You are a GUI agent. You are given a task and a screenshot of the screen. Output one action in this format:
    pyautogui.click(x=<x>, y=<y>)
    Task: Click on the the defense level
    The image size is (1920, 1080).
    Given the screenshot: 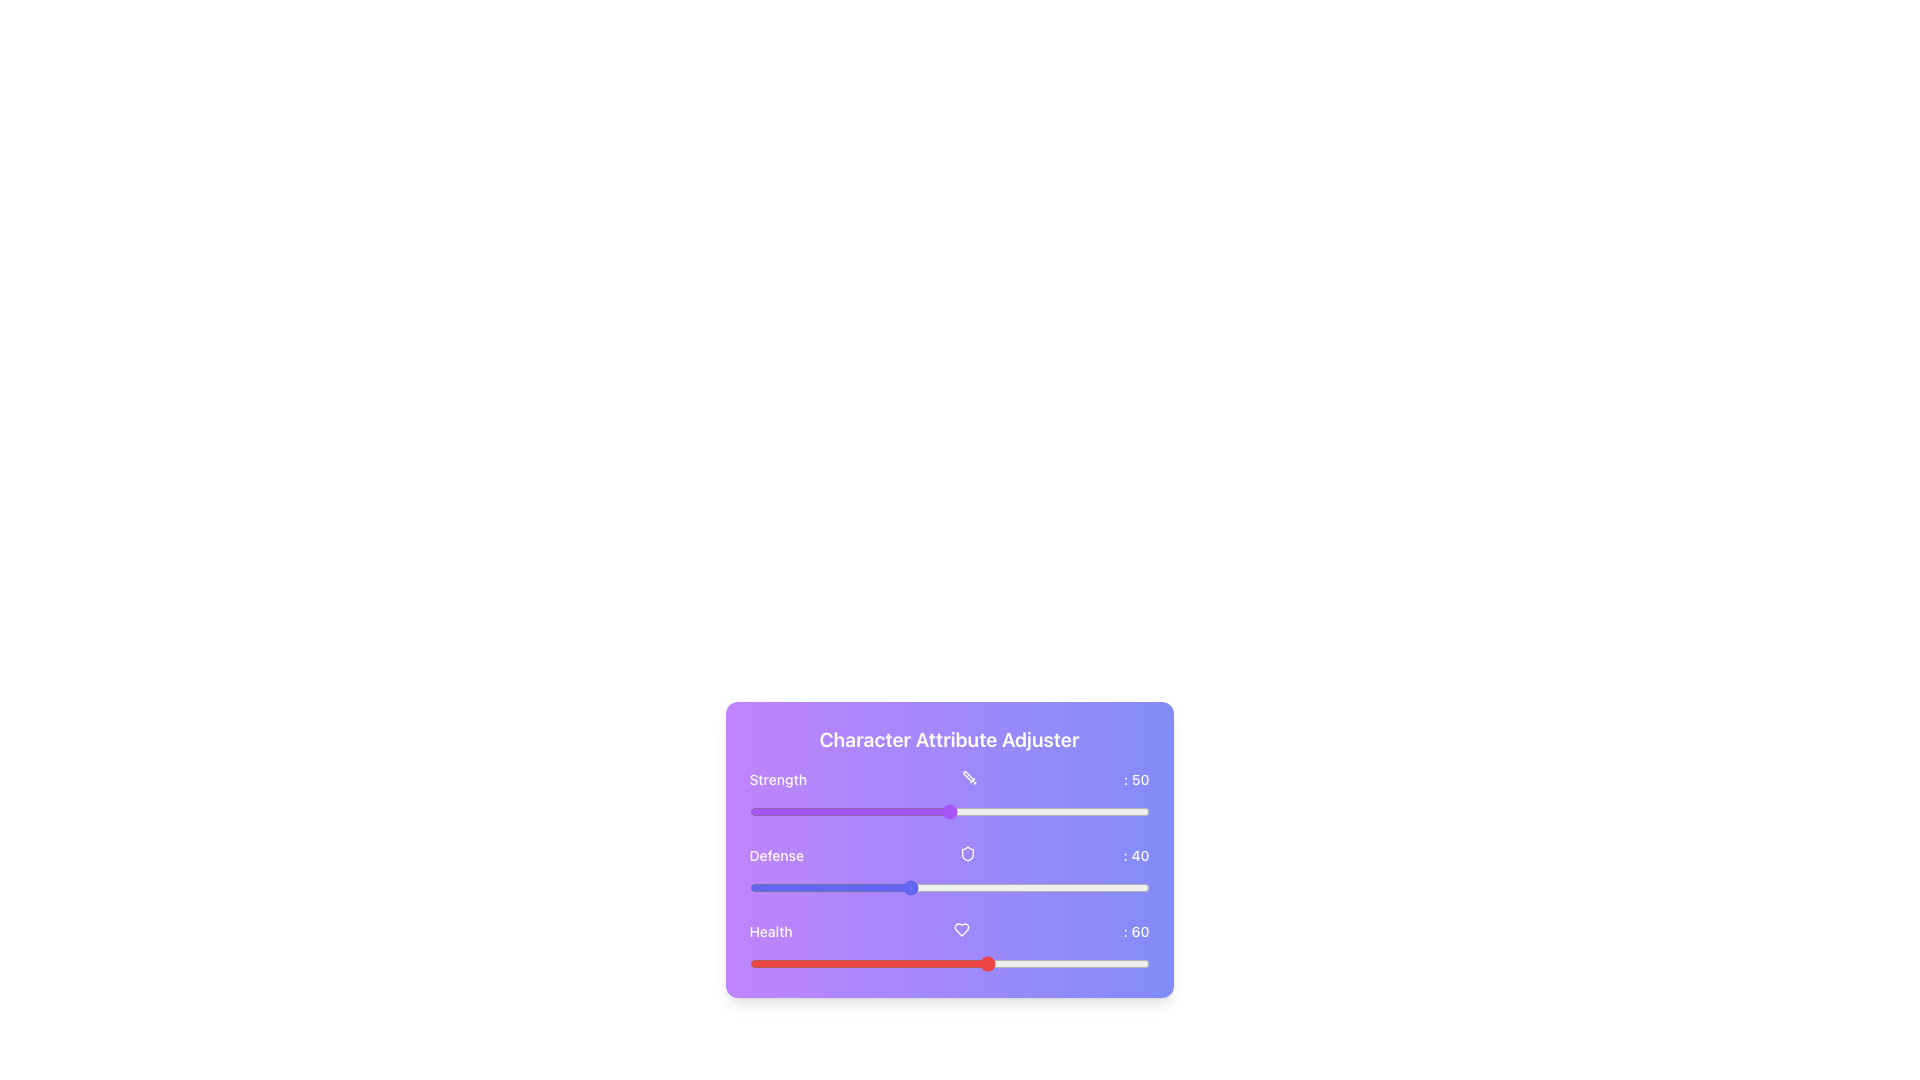 What is the action you would take?
    pyautogui.click(x=1076, y=886)
    